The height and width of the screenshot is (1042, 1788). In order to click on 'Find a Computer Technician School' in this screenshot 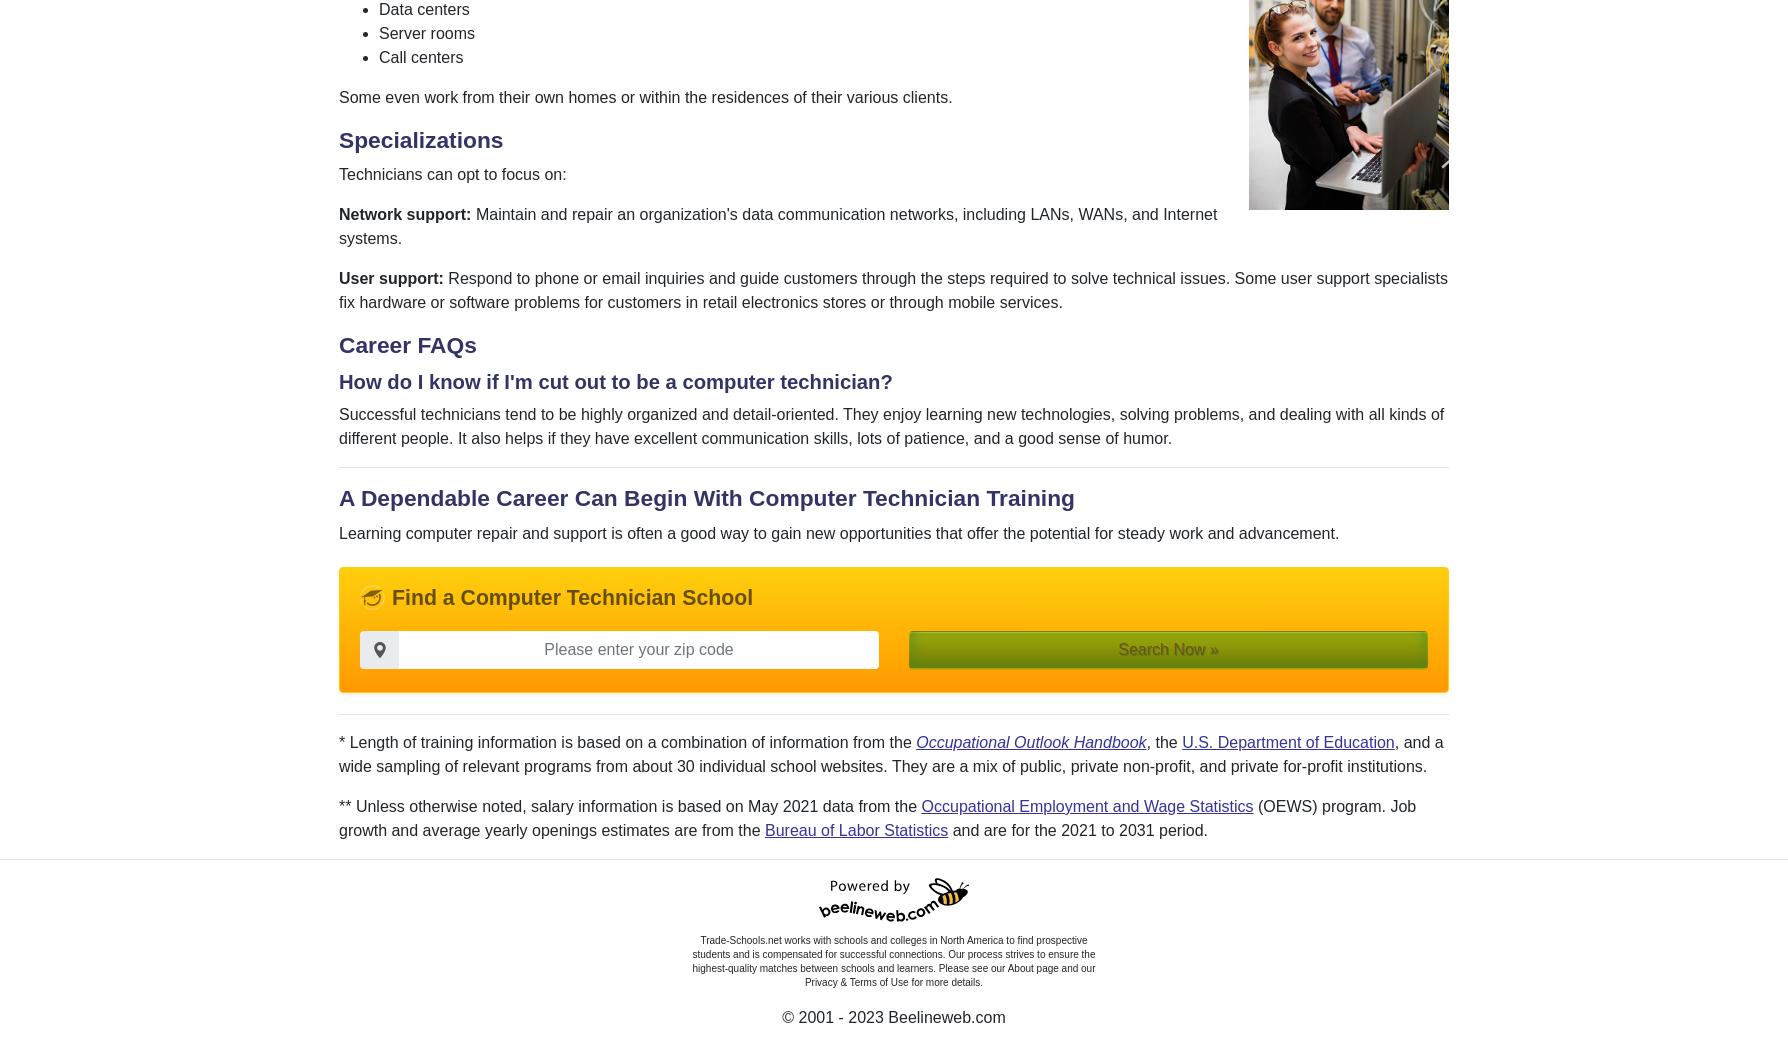, I will do `click(572, 595)`.